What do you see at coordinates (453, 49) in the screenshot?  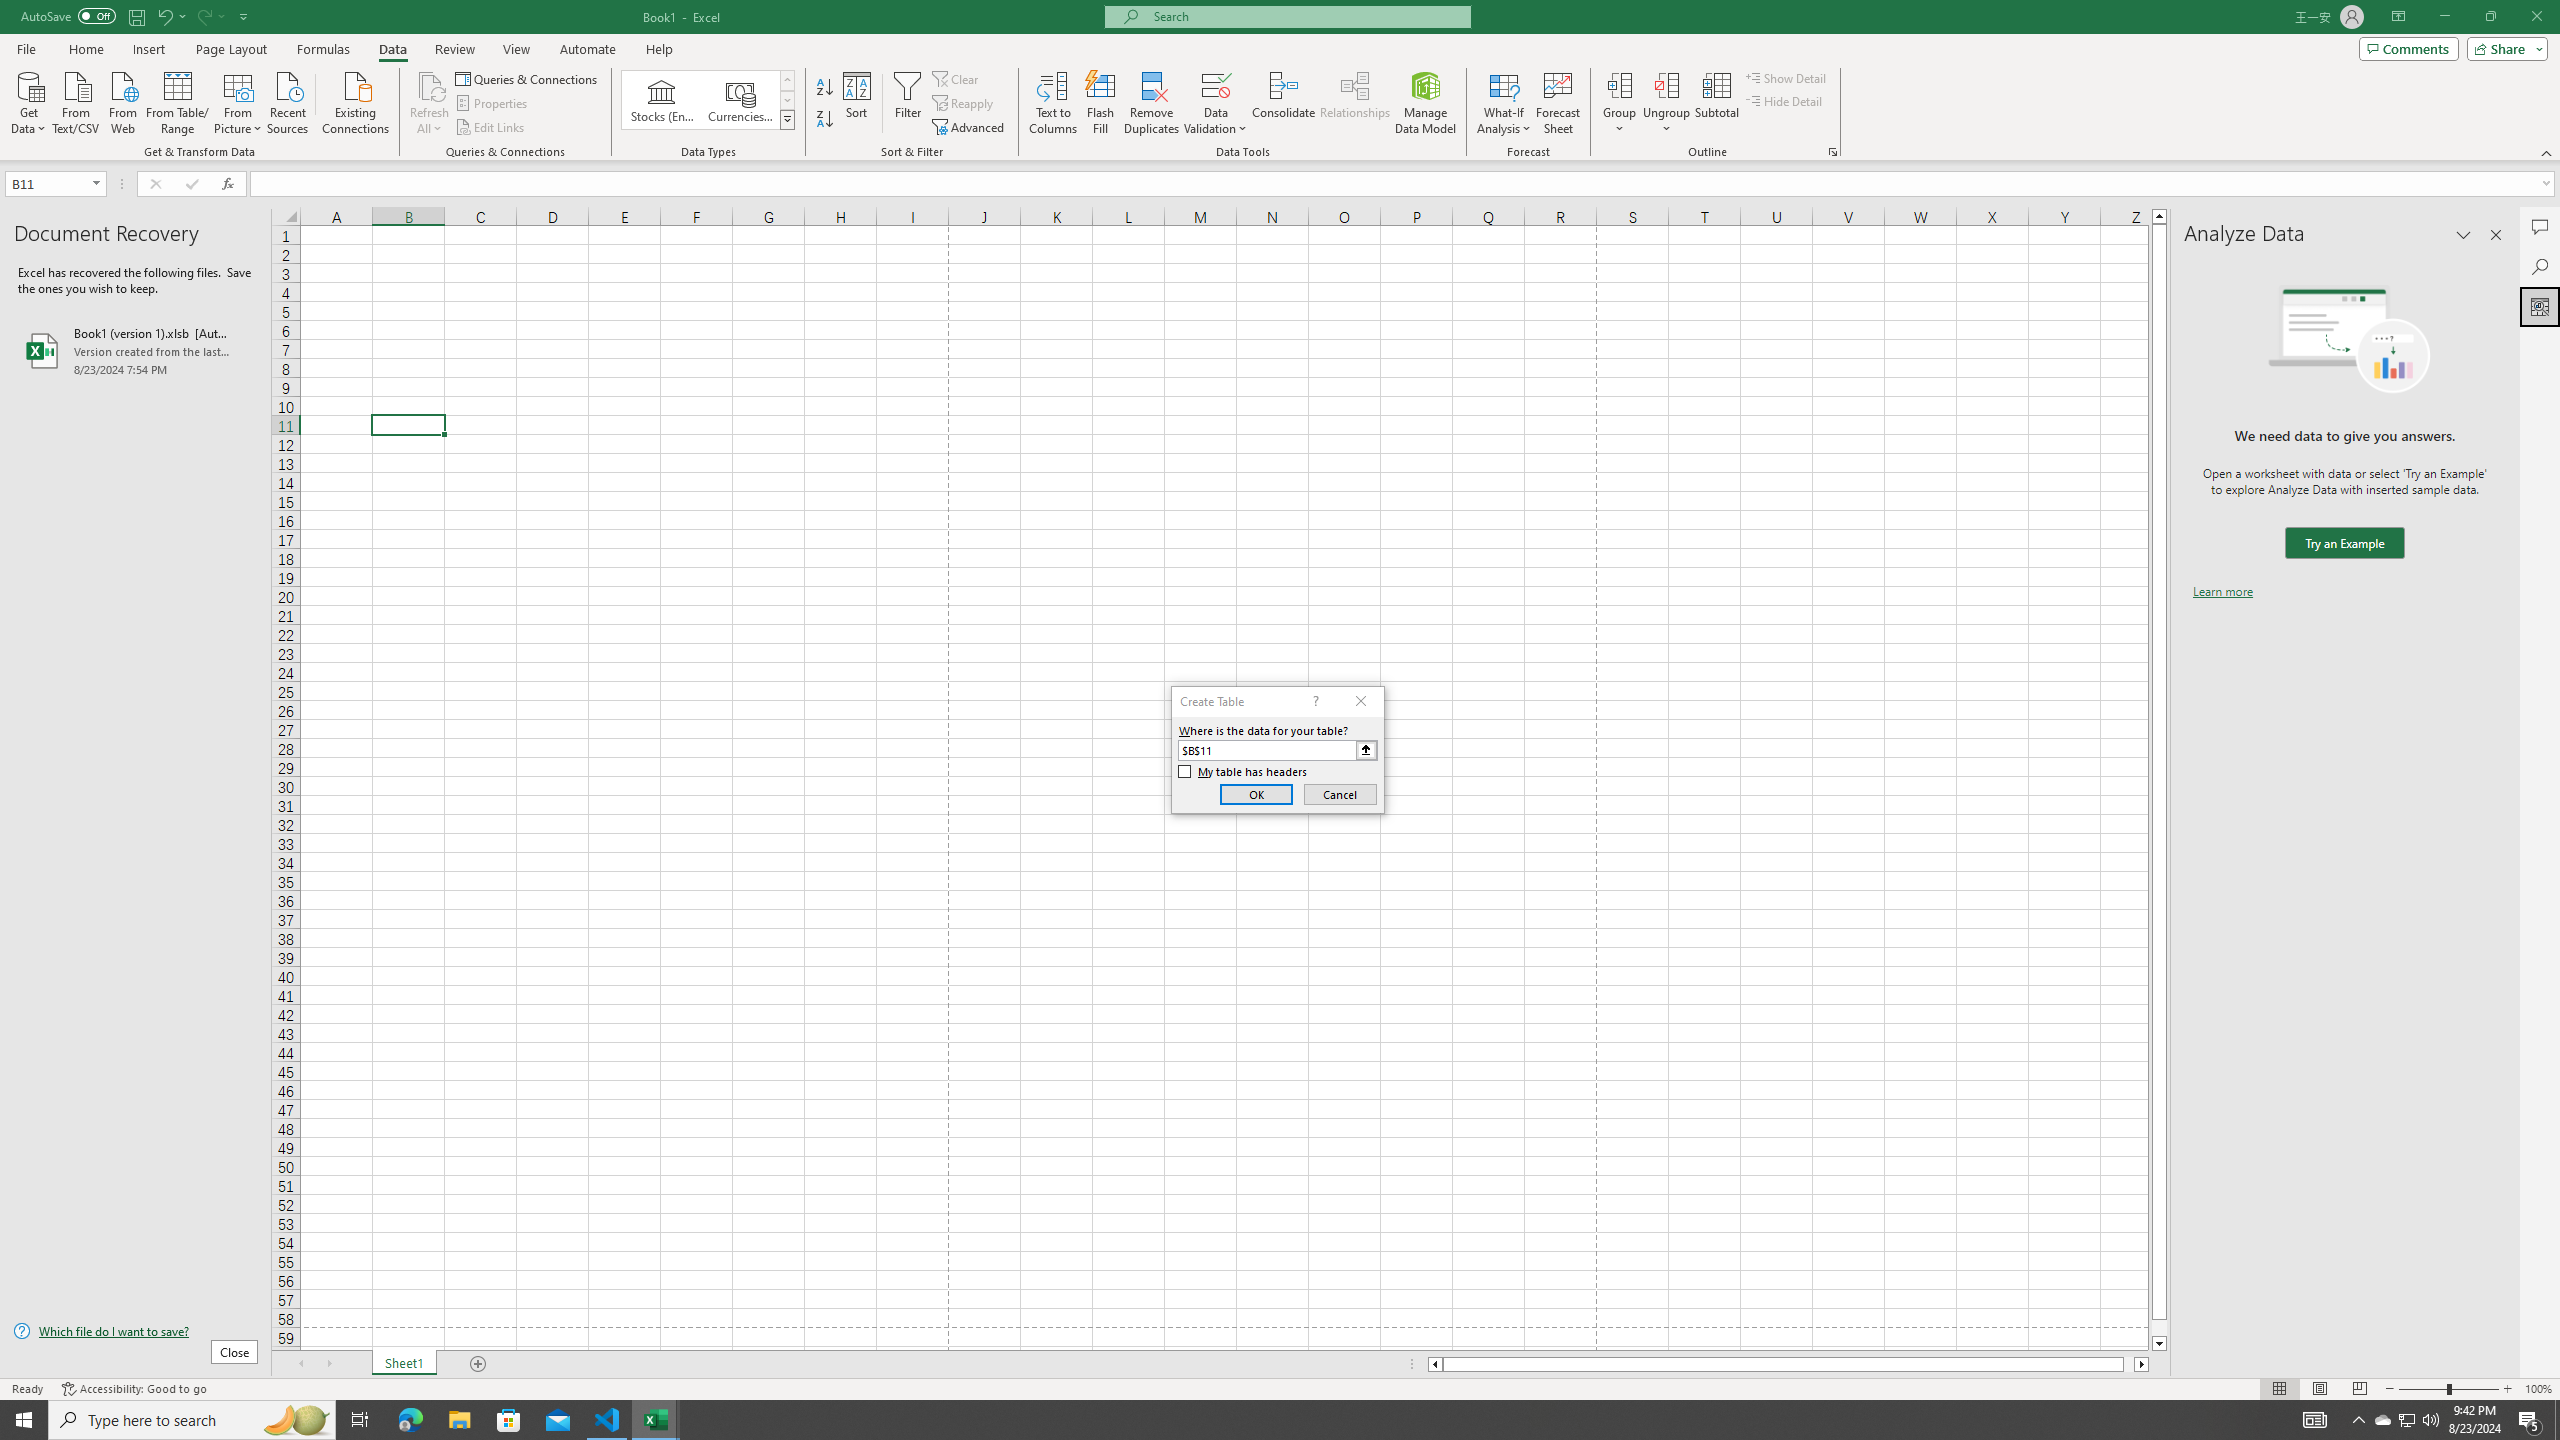 I see `'Review'` at bounding box center [453, 49].